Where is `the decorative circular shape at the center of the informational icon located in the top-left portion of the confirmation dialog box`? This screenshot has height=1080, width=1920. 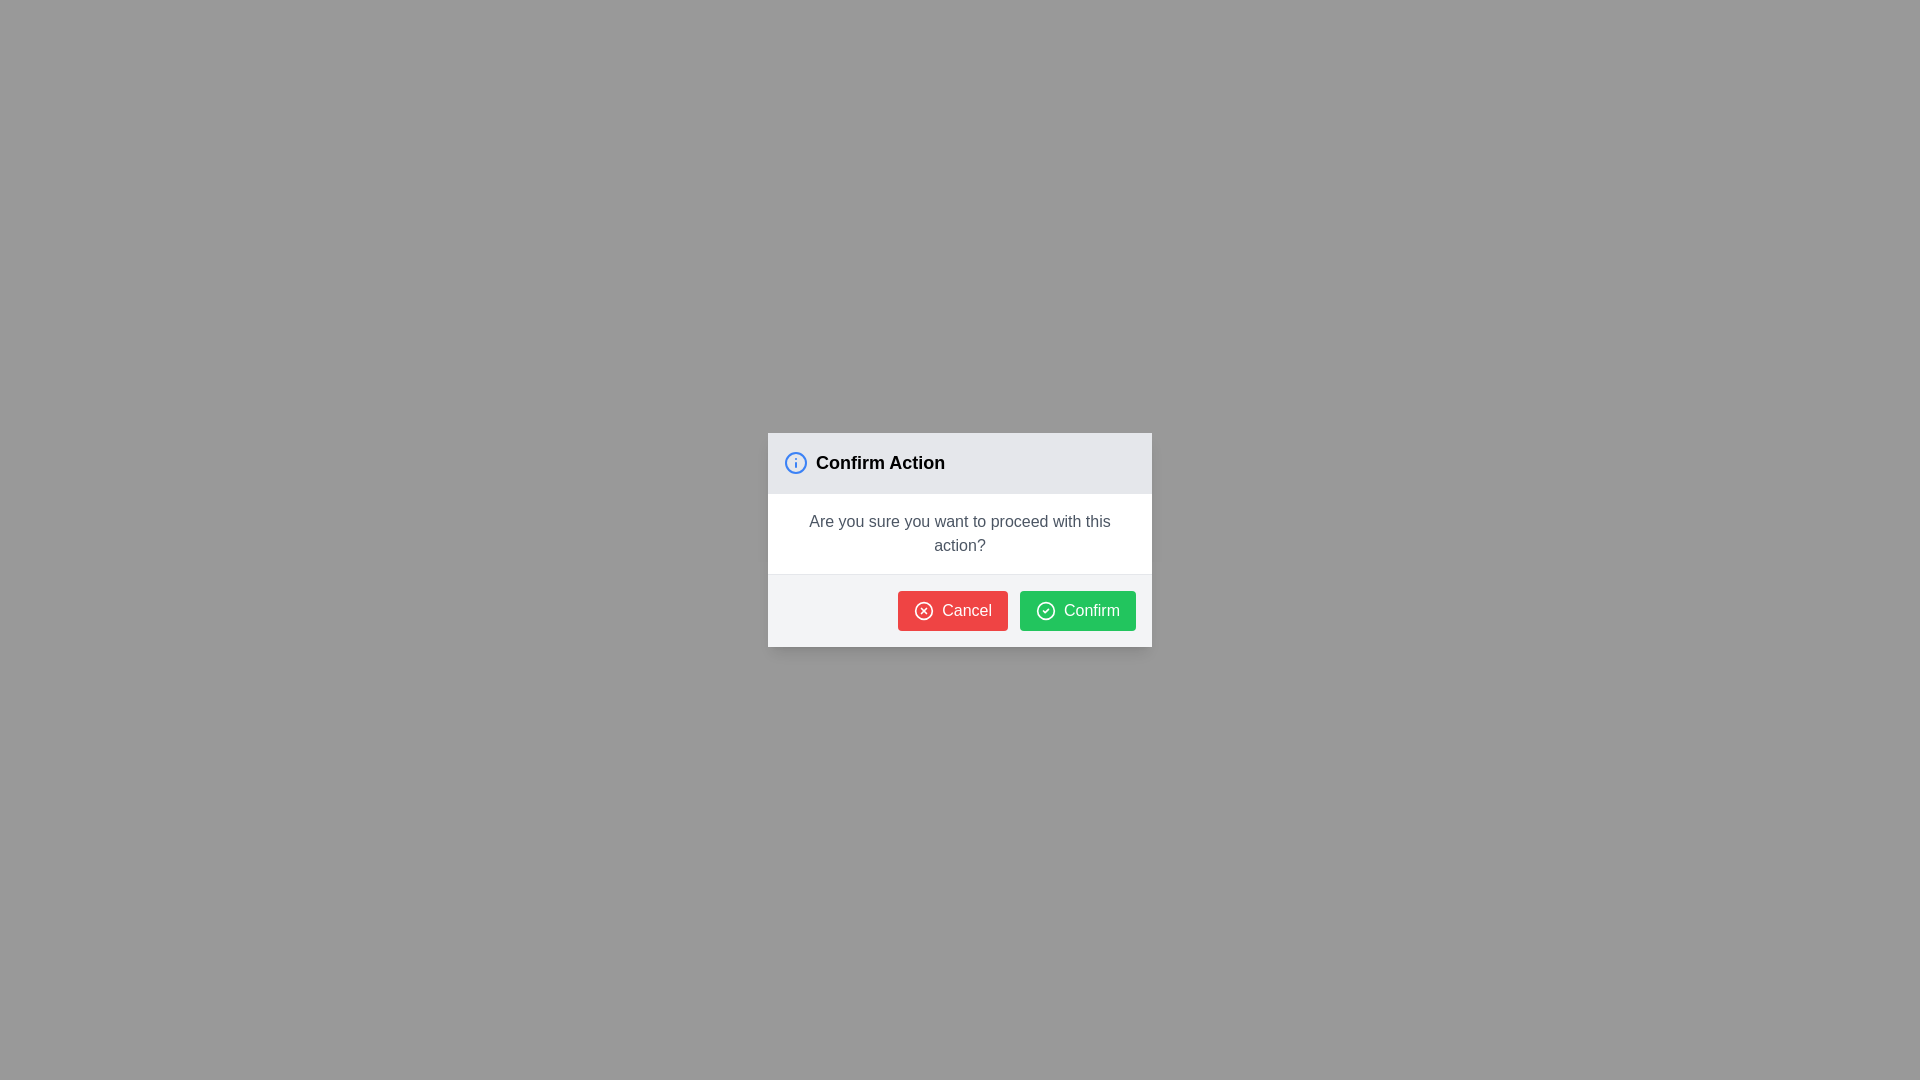 the decorative circular shape at the center of the informational icon located in the top-left portion of the confirmation dialog box is located at coordinates (795, 462).